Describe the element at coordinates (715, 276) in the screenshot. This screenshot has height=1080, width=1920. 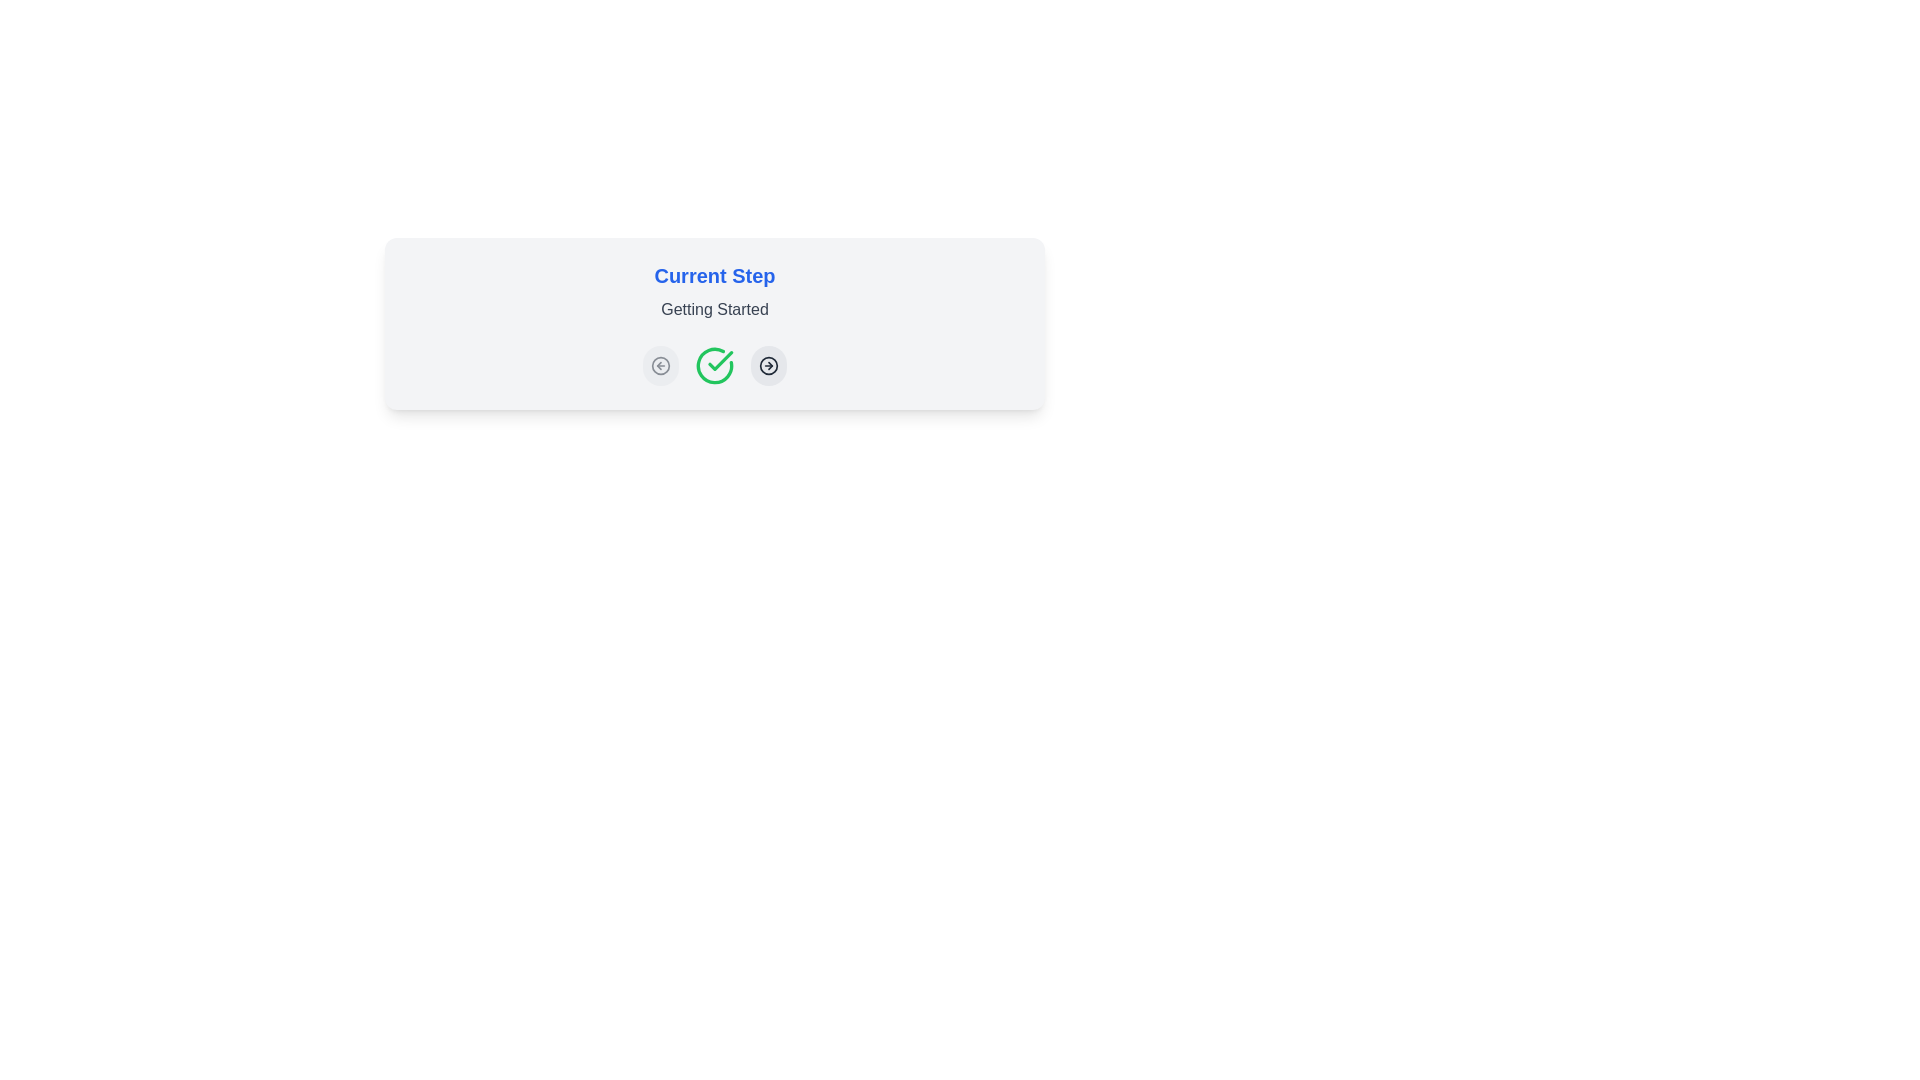
I see `the header text label that indicates the current stage or step of a process, positioned above the secondary label 'Getting Started'` at that location.